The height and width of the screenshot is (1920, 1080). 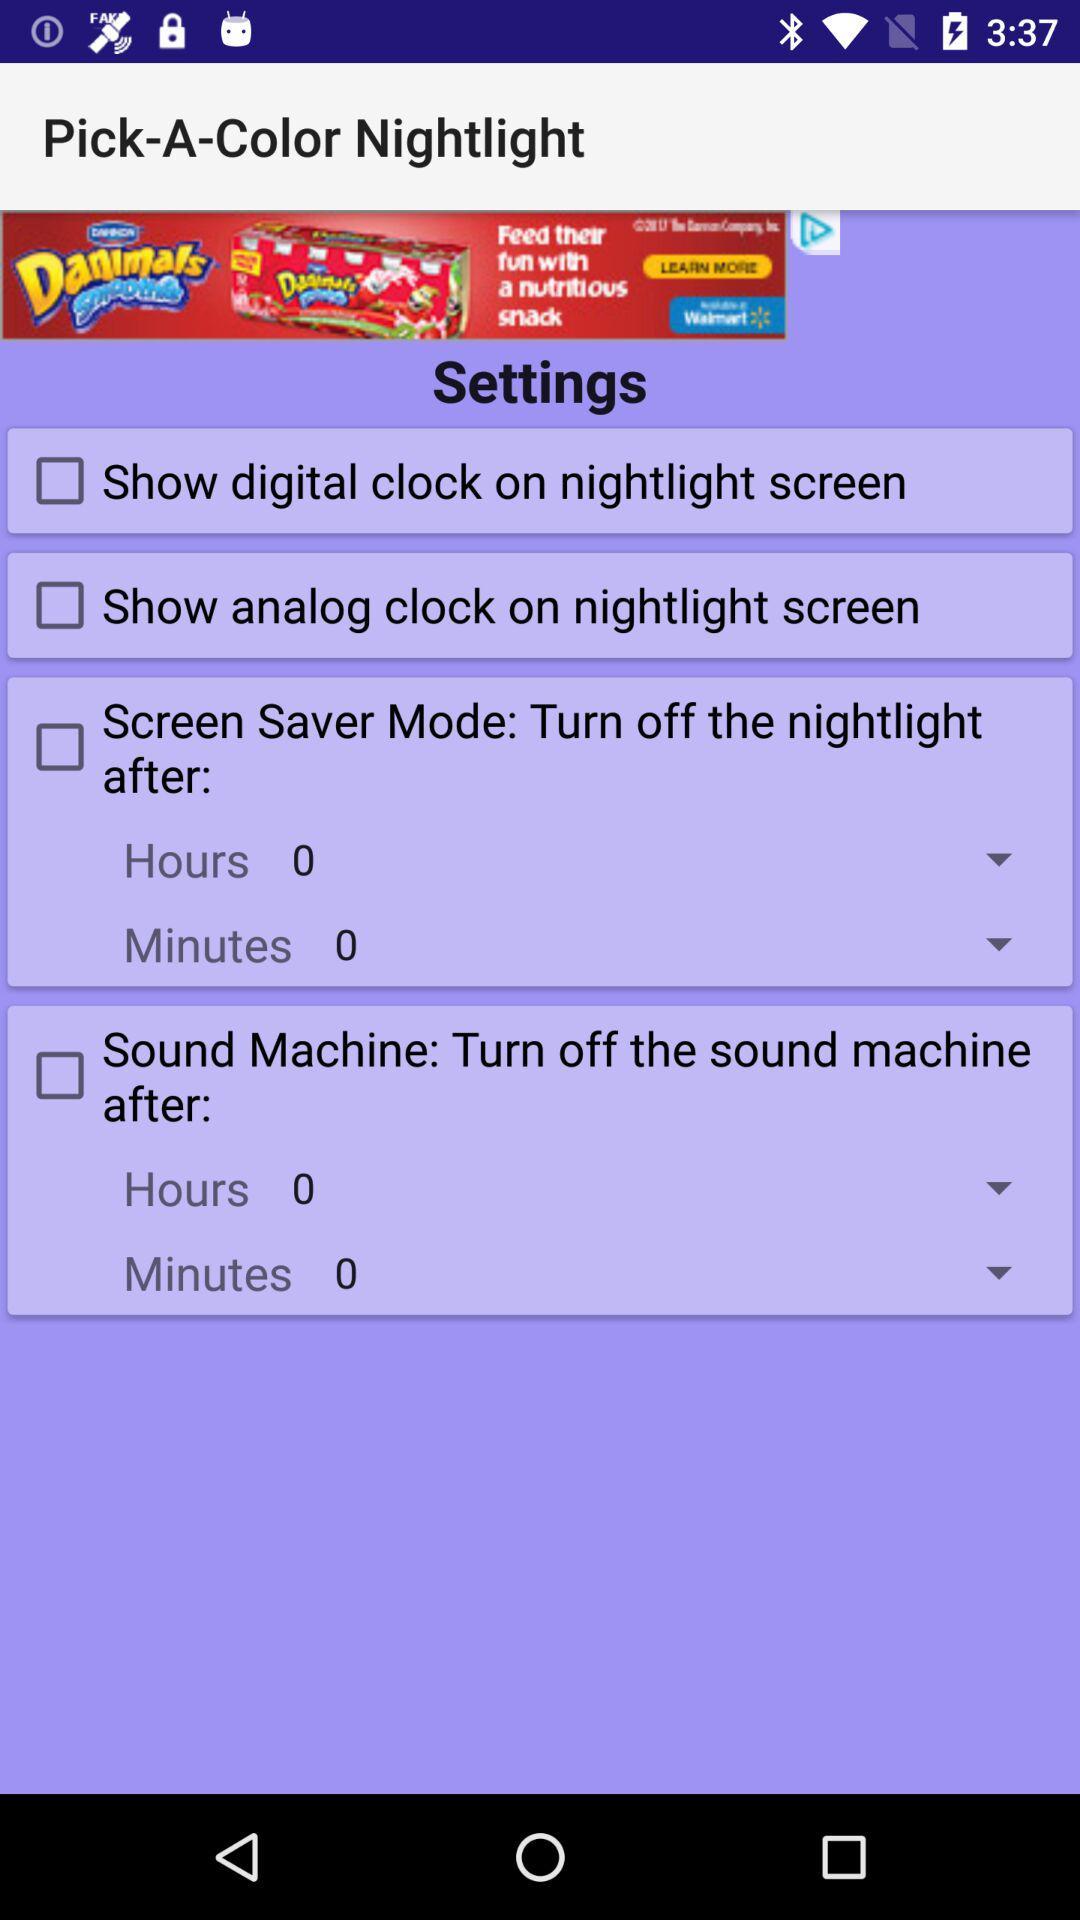 I want to click on the first check box, so click(x=462, y=480).